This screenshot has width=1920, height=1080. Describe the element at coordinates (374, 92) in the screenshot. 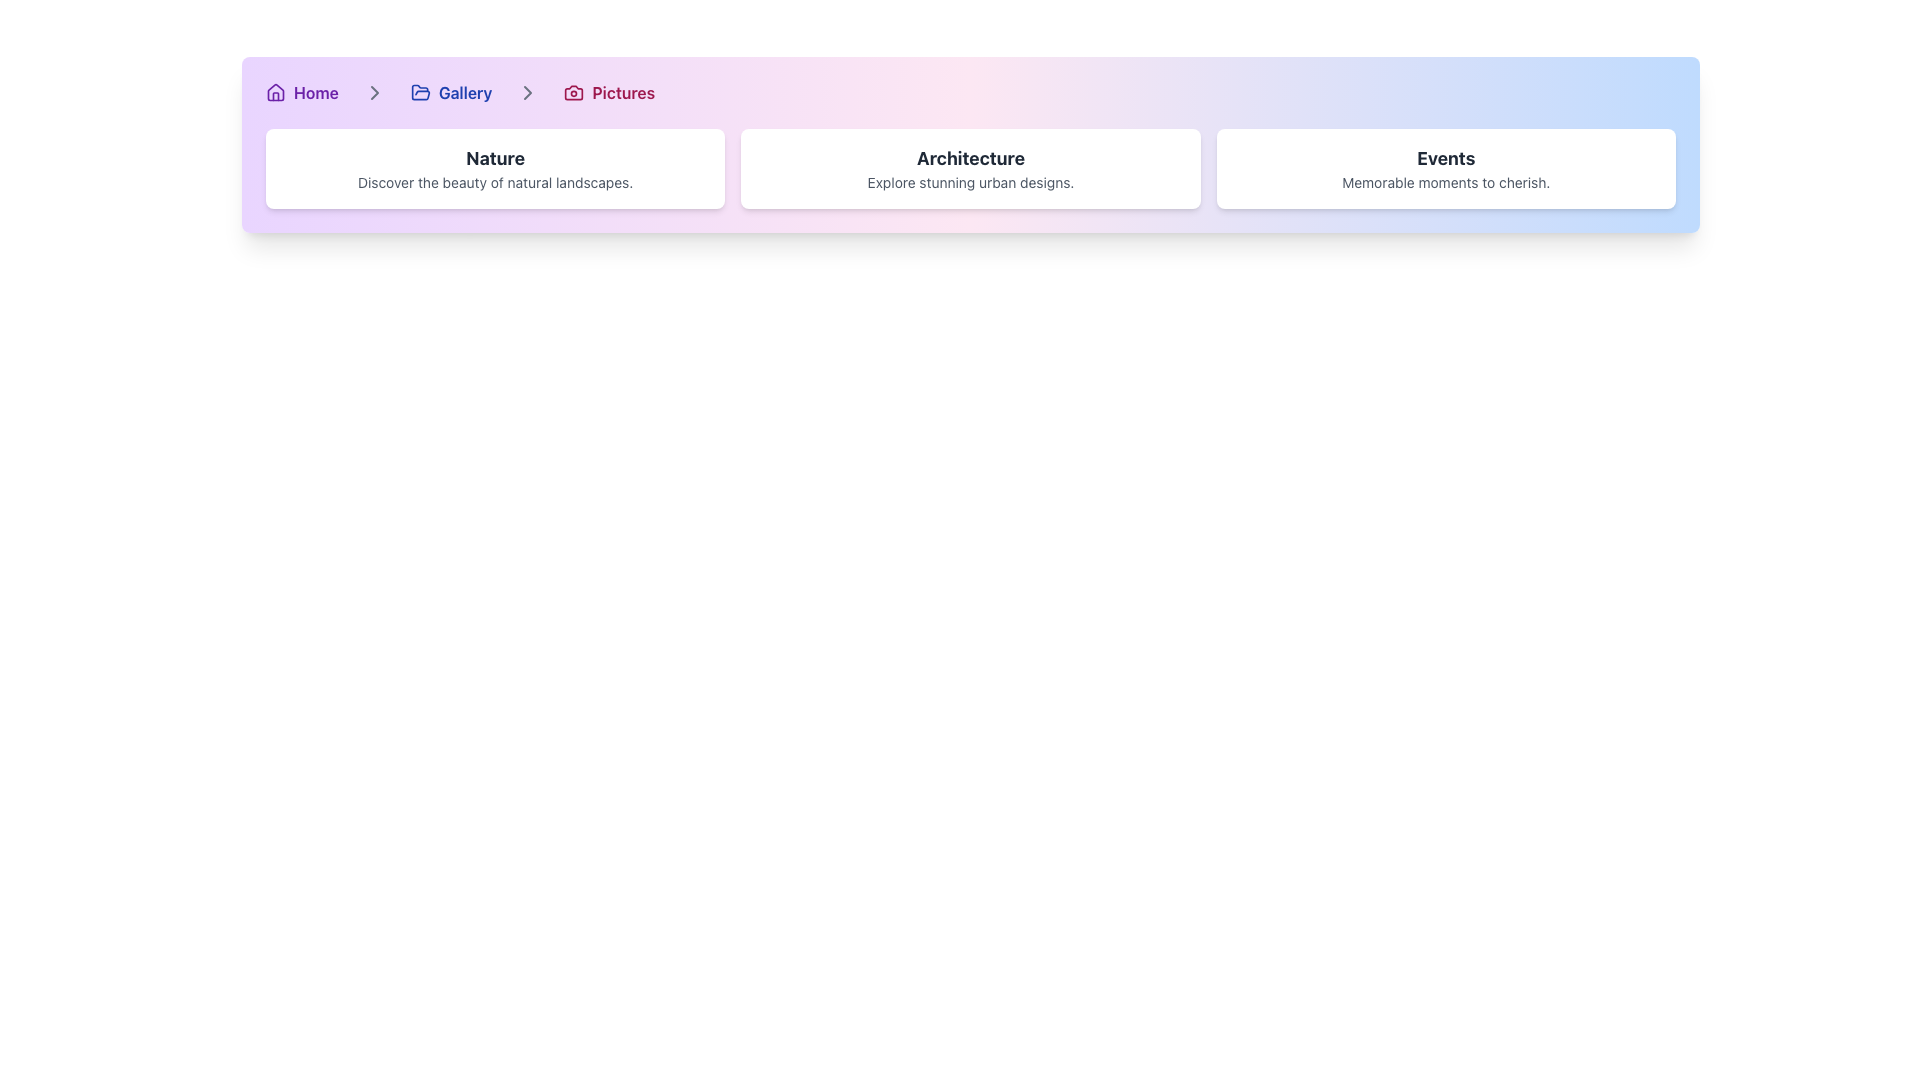

I see `the small right-pointing chevron icon in the breadcrumb navigation bar, positioned between 'Home' and 'Gallery'` at that location.